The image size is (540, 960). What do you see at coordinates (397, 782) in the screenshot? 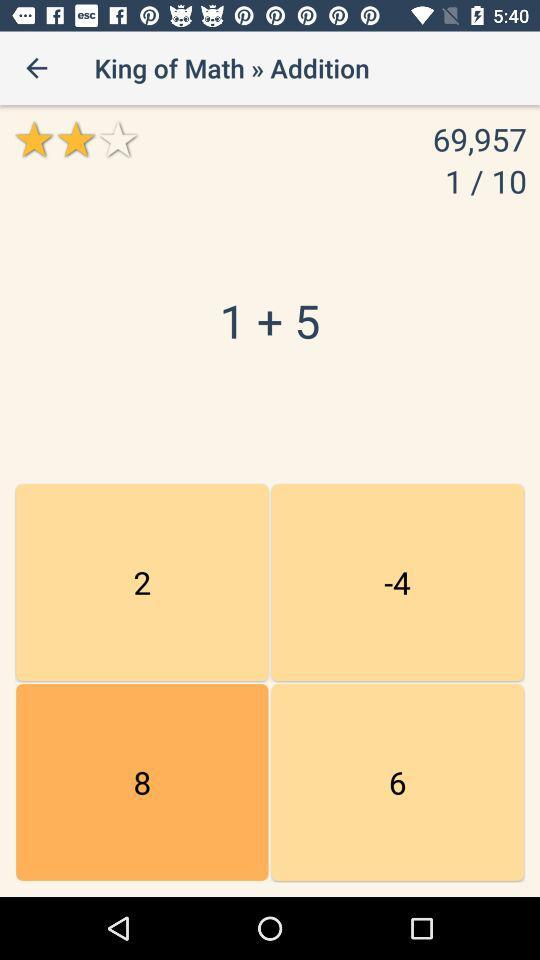
I see `the icon to the right of the 15` at bounding box center [397, 782].